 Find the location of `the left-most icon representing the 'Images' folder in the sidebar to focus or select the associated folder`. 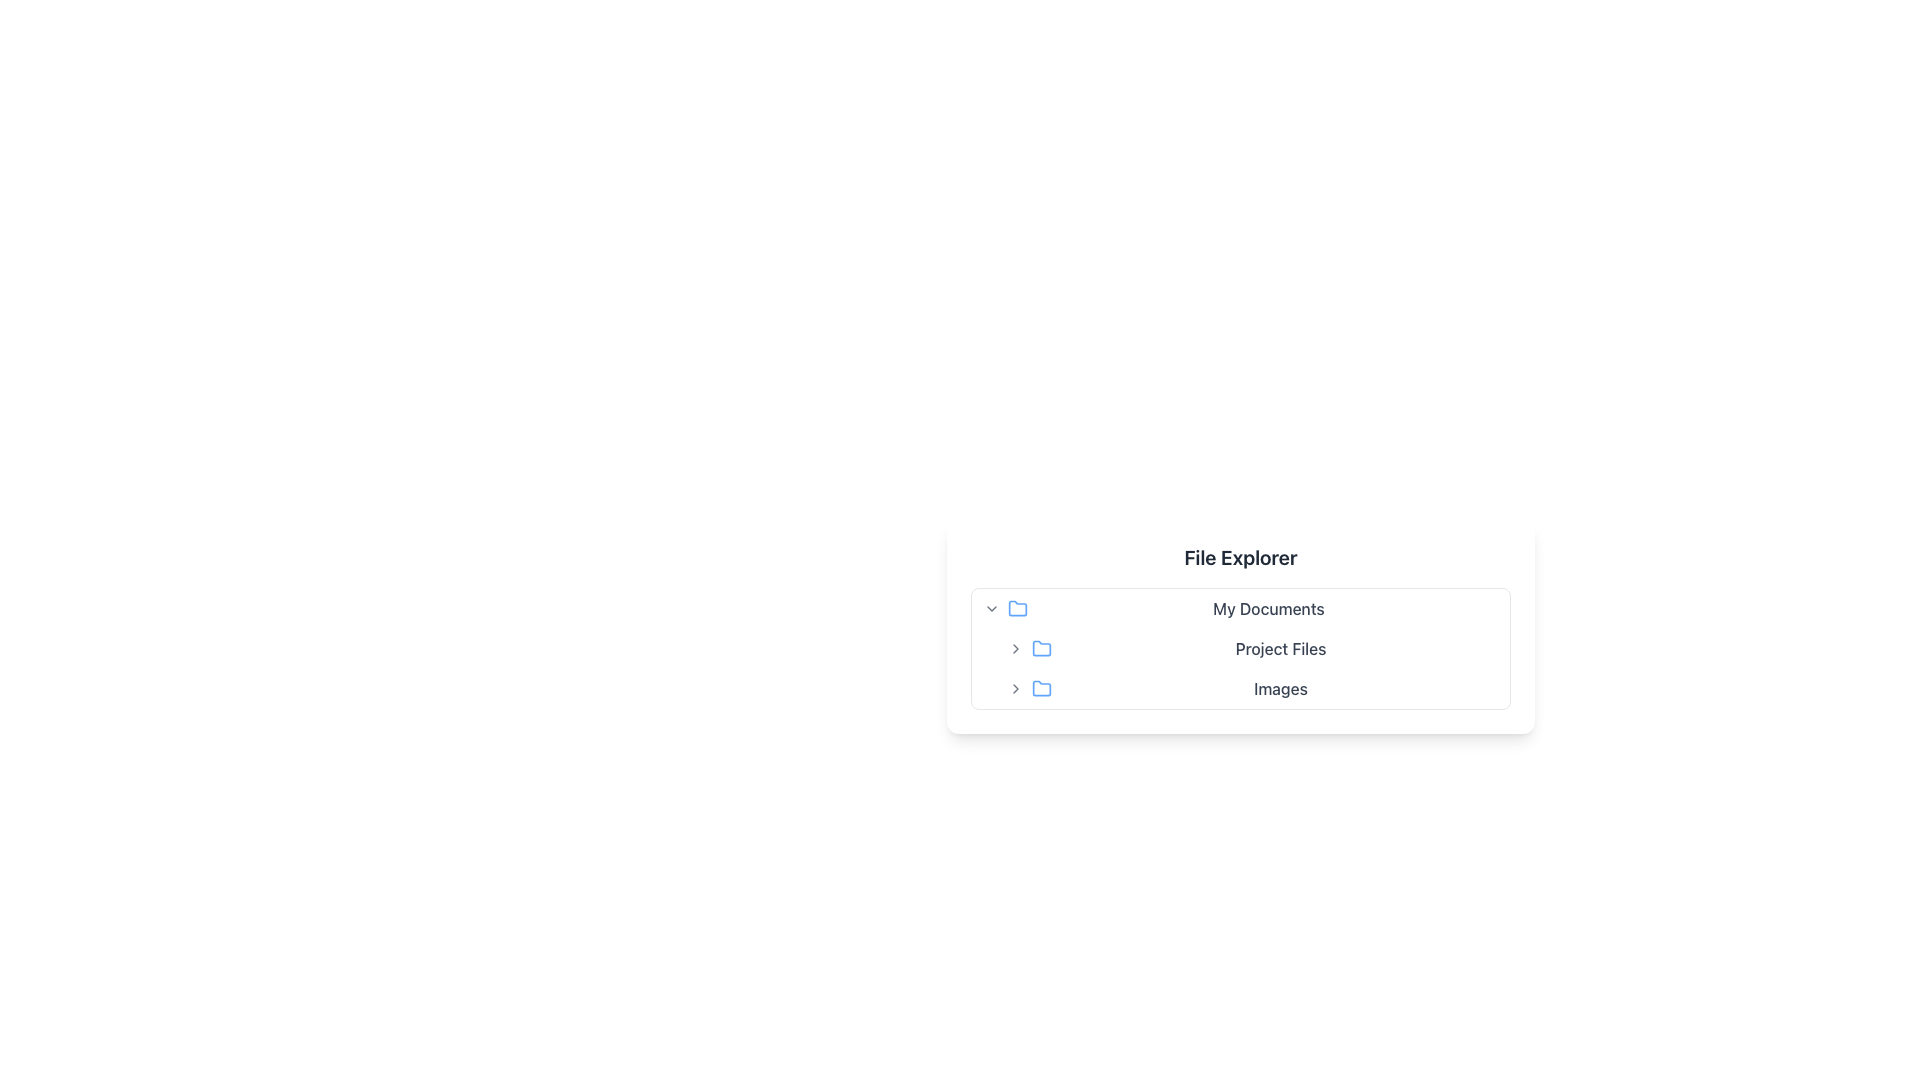

the left-most icon representing the 'Images' folder in the sidebar to focus or select the associated folder is located at coordinates (1040, 688).